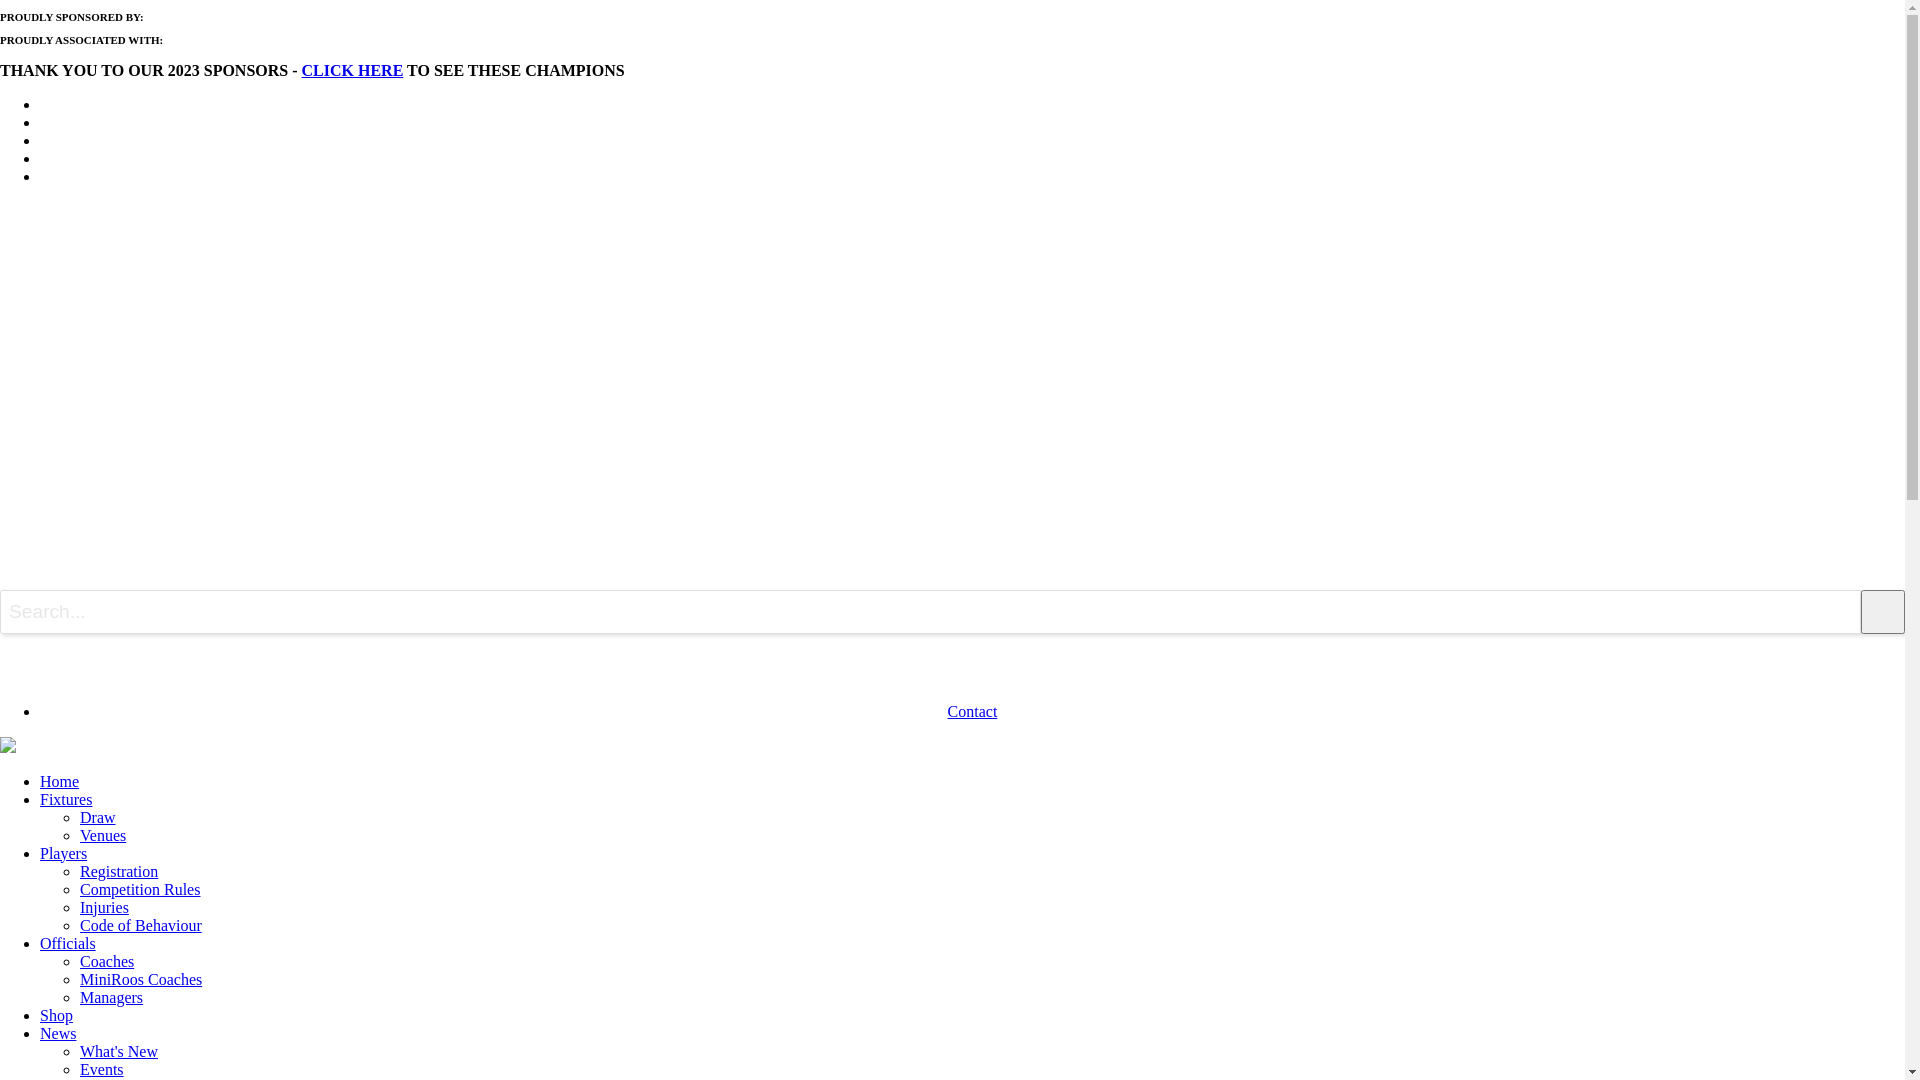 Image resolution: width=1920 pixels, height=1080 pixels. What do you see at coordinates (66, 798) in the screenshot?
I see `'Fixtures'` at bounding box center [66, 798].